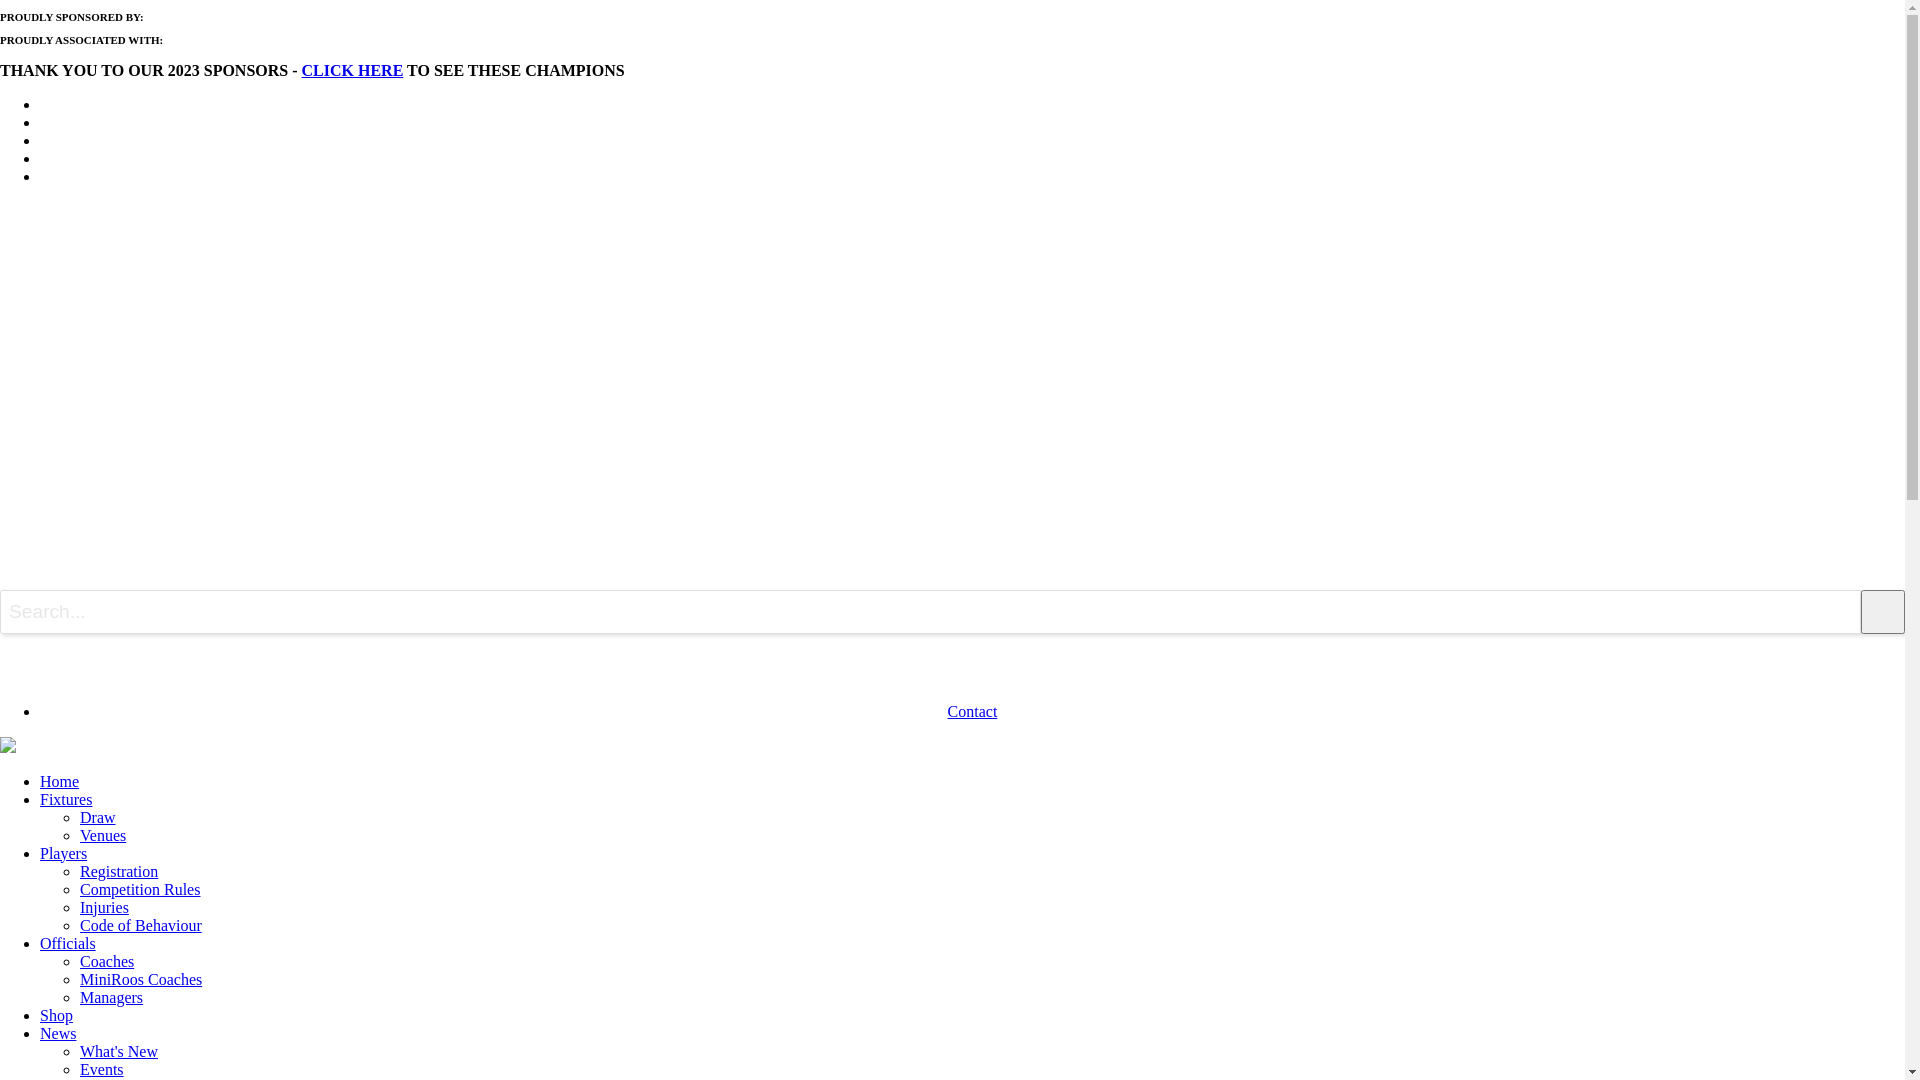 Image resolution: width=1920 pixels, height=1080 pixels. What do you see at coordinates (66, 798) in the screenshot?
I see `'Fixtures'` at bounding box center [66, 798].